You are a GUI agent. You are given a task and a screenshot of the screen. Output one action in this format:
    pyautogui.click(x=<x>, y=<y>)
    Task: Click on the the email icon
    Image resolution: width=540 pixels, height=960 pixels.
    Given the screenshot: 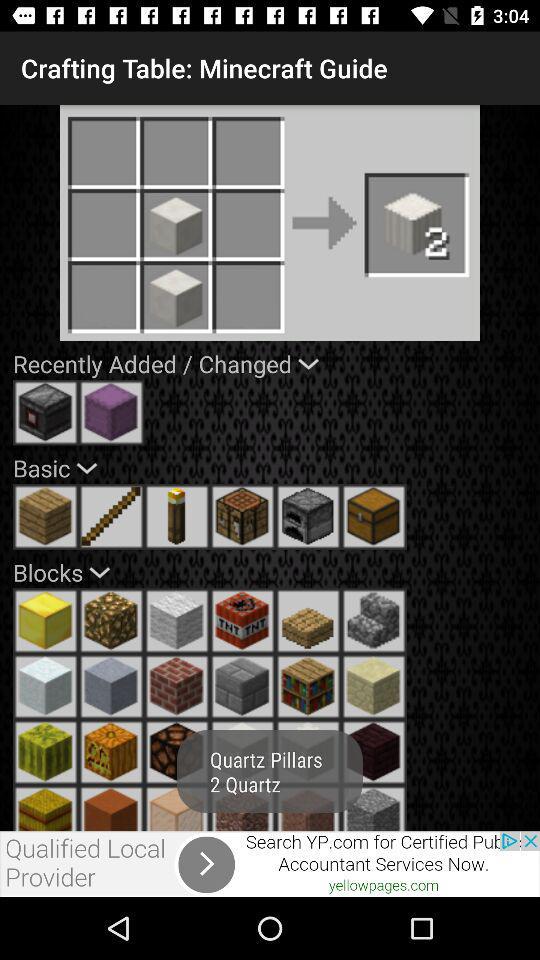 What is the action you would take?
    pyautogui.click(x=308, y=686)
    